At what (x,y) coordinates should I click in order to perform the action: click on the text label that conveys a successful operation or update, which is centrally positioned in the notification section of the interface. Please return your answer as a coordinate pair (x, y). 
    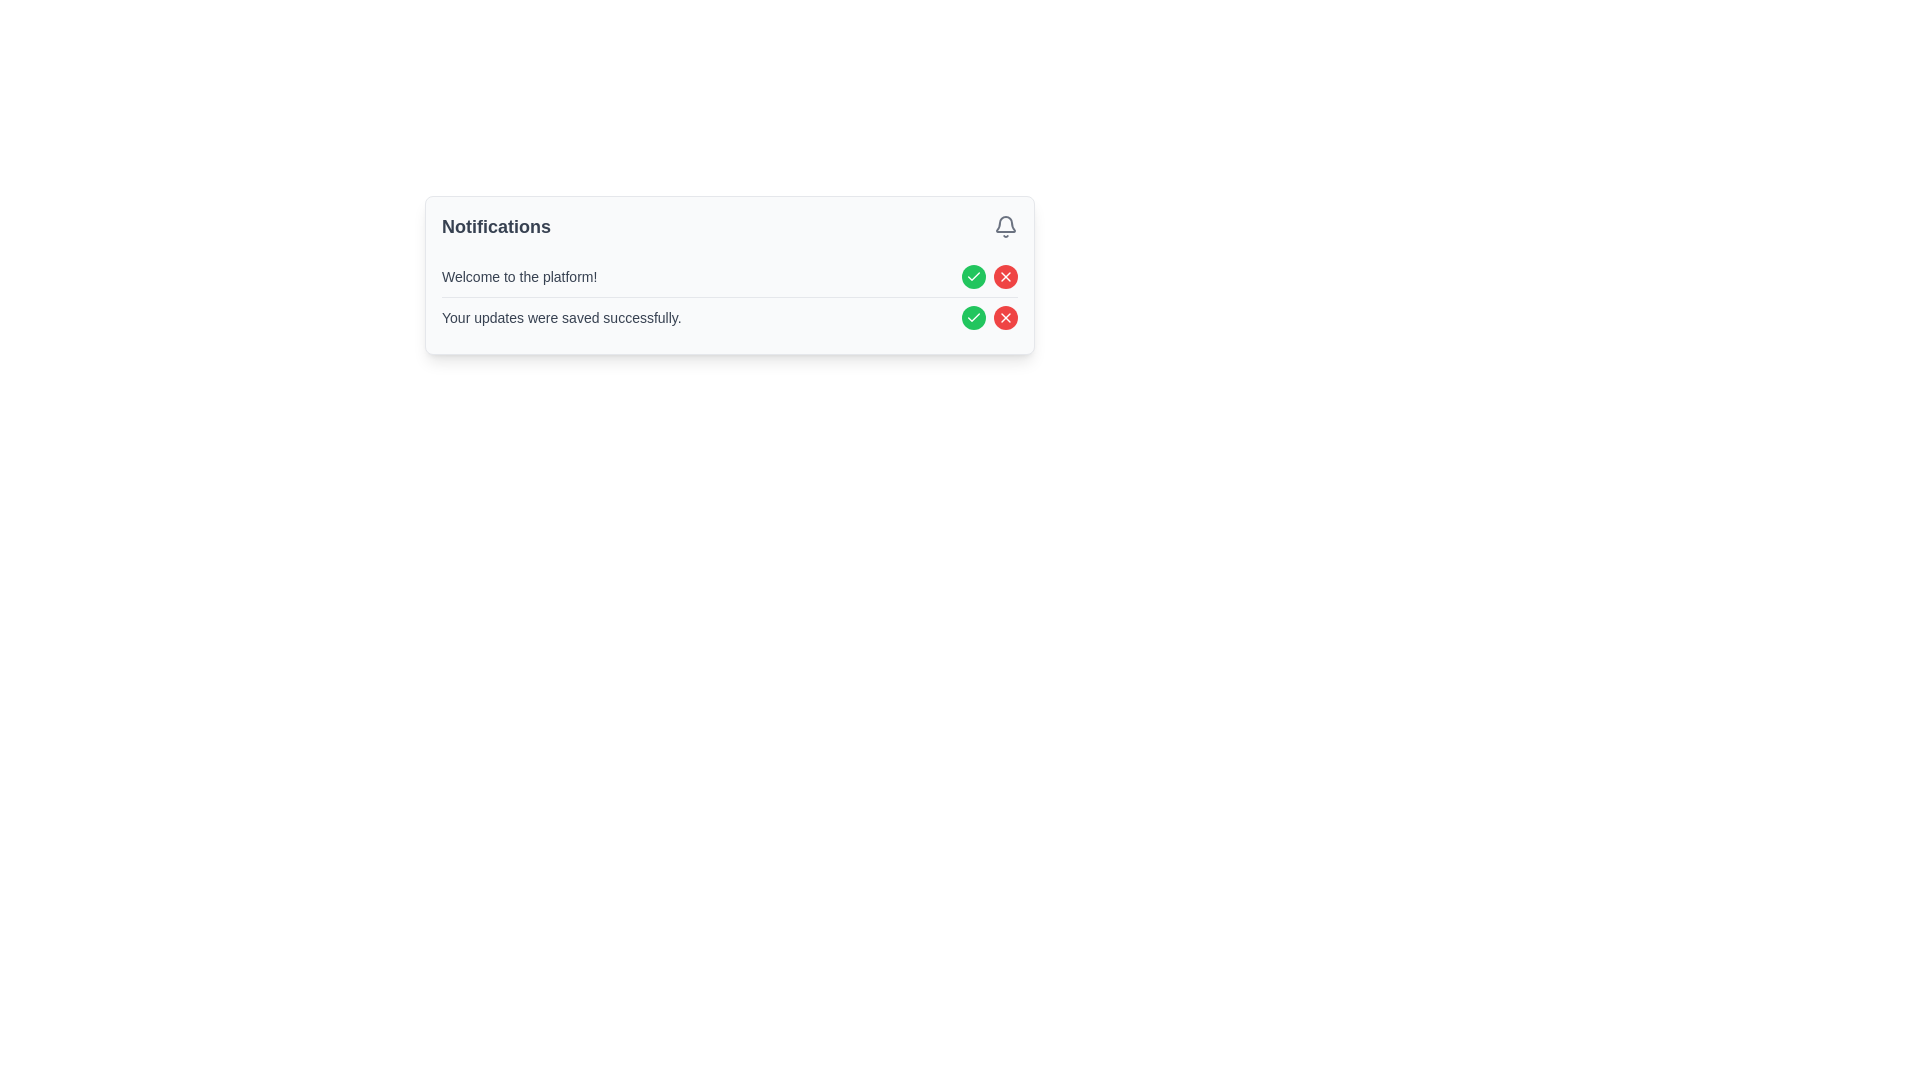
    Looking at the image, I should click on (560, 316).